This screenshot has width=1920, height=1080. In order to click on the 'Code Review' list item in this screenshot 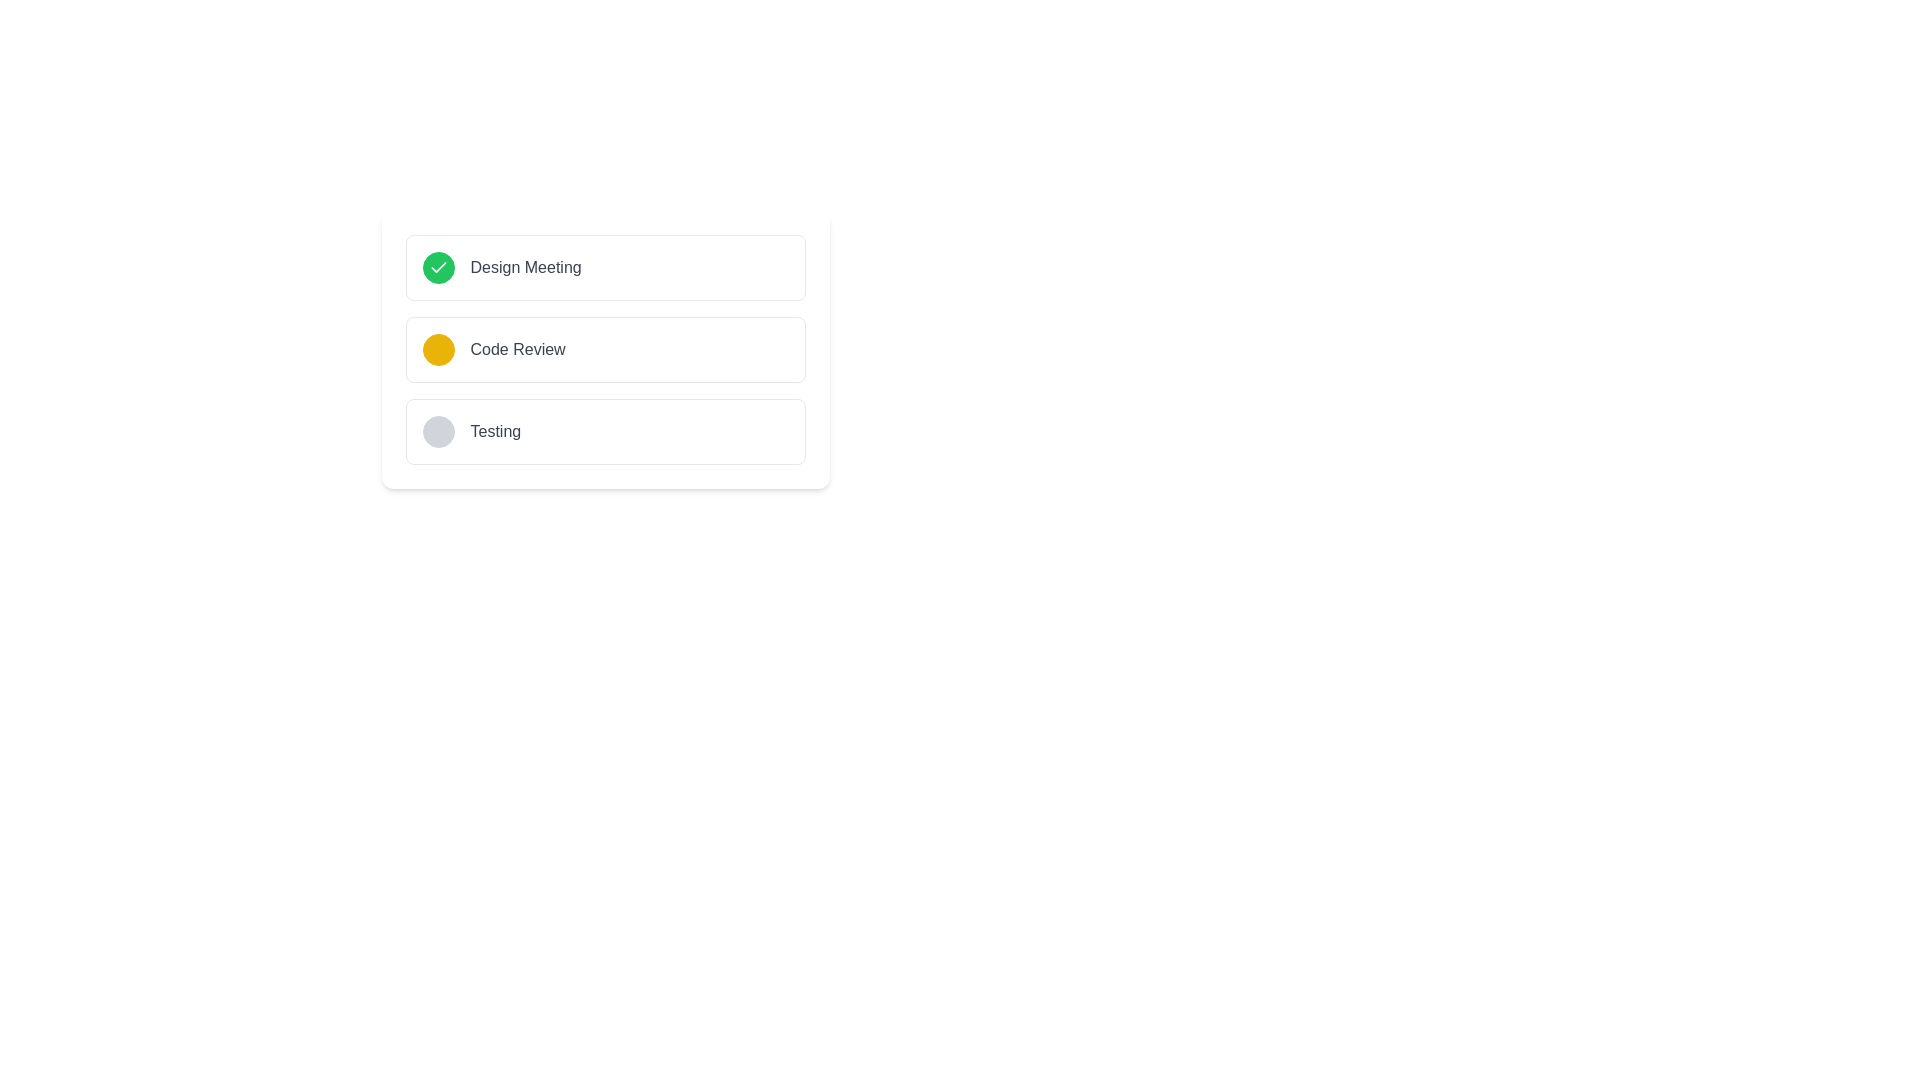, I will do `click(604, 349)`.